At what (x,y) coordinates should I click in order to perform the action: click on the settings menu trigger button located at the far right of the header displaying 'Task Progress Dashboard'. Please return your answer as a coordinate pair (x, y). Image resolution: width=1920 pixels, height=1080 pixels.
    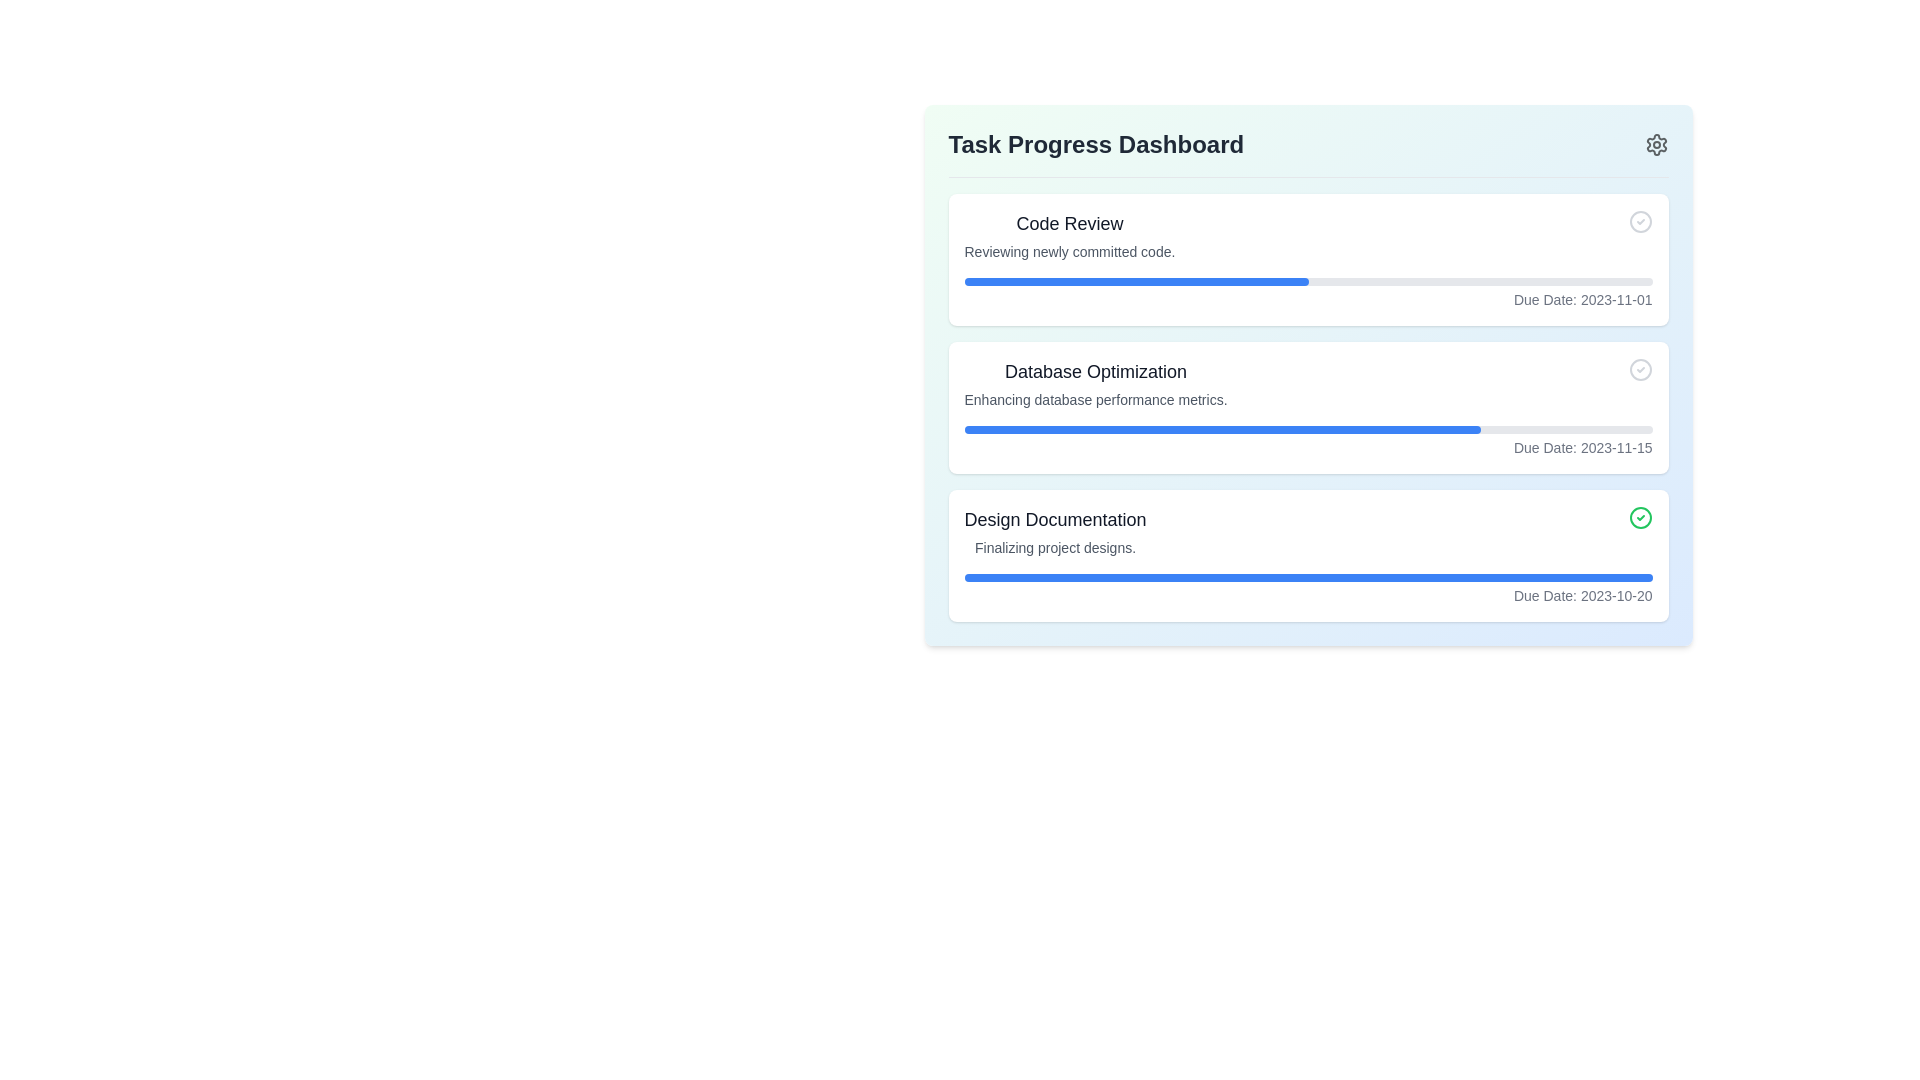
    Looking at the image, I should click on (1656, 144).